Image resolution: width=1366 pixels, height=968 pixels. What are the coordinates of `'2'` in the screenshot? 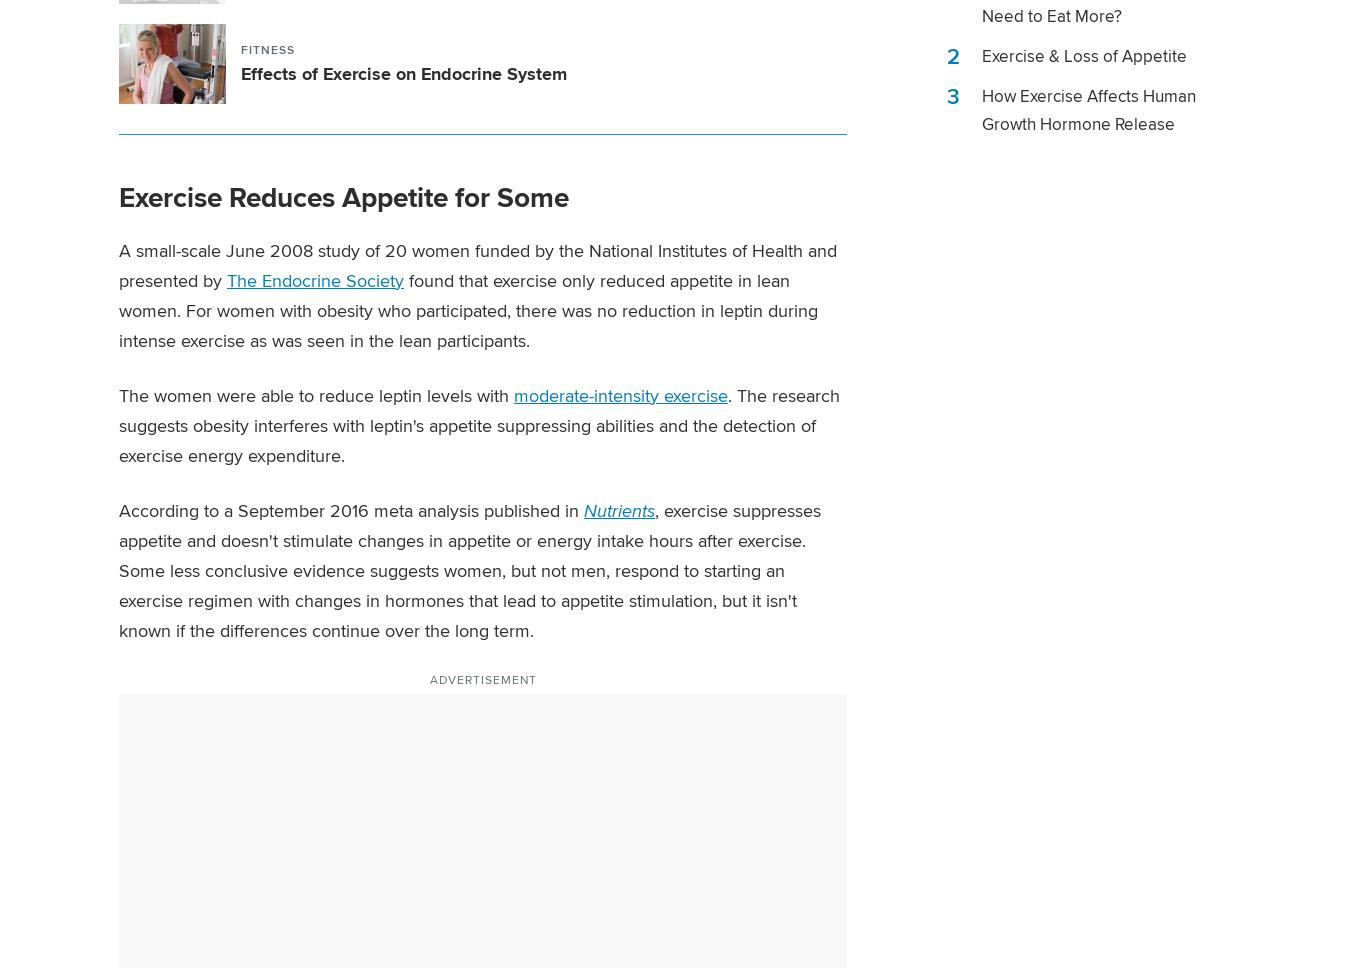 It's located at (953, 55).